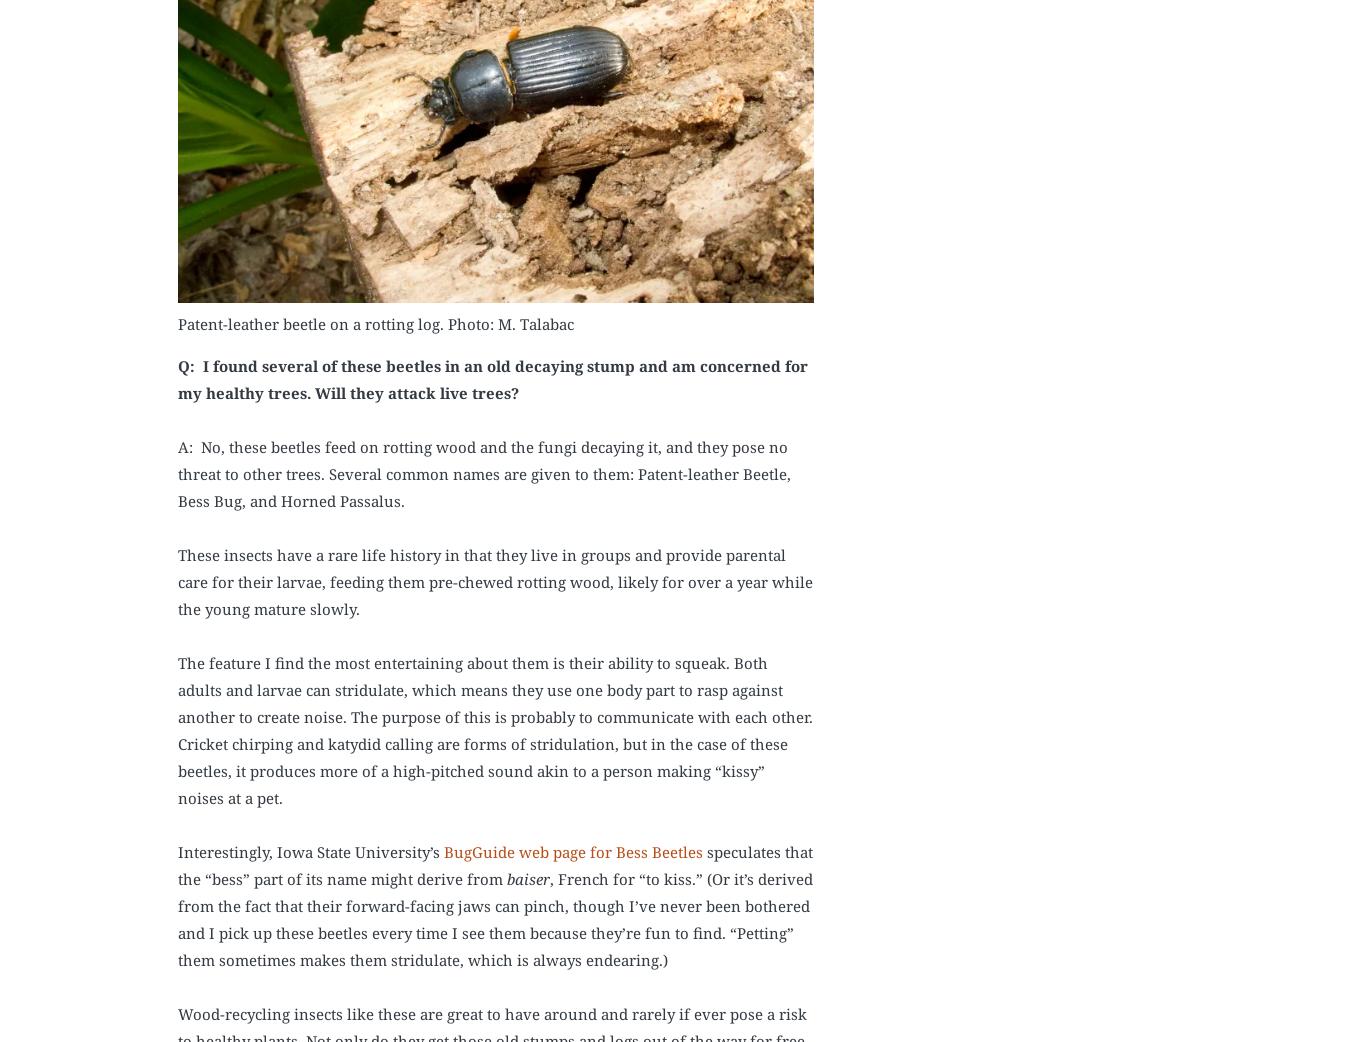 This screenshot has width=1350, height=1042. What do you see at coordinates (483, 472) in the screenshot?
I see `'A:  No, these beetles feed on rotting wood and the fungi decaying it, and they pose no threat to other trees. Several common names are given to them: Patent-leather Beetle, Bess Bug, and Horned Passalus.'` at bounding box center [483, 472].